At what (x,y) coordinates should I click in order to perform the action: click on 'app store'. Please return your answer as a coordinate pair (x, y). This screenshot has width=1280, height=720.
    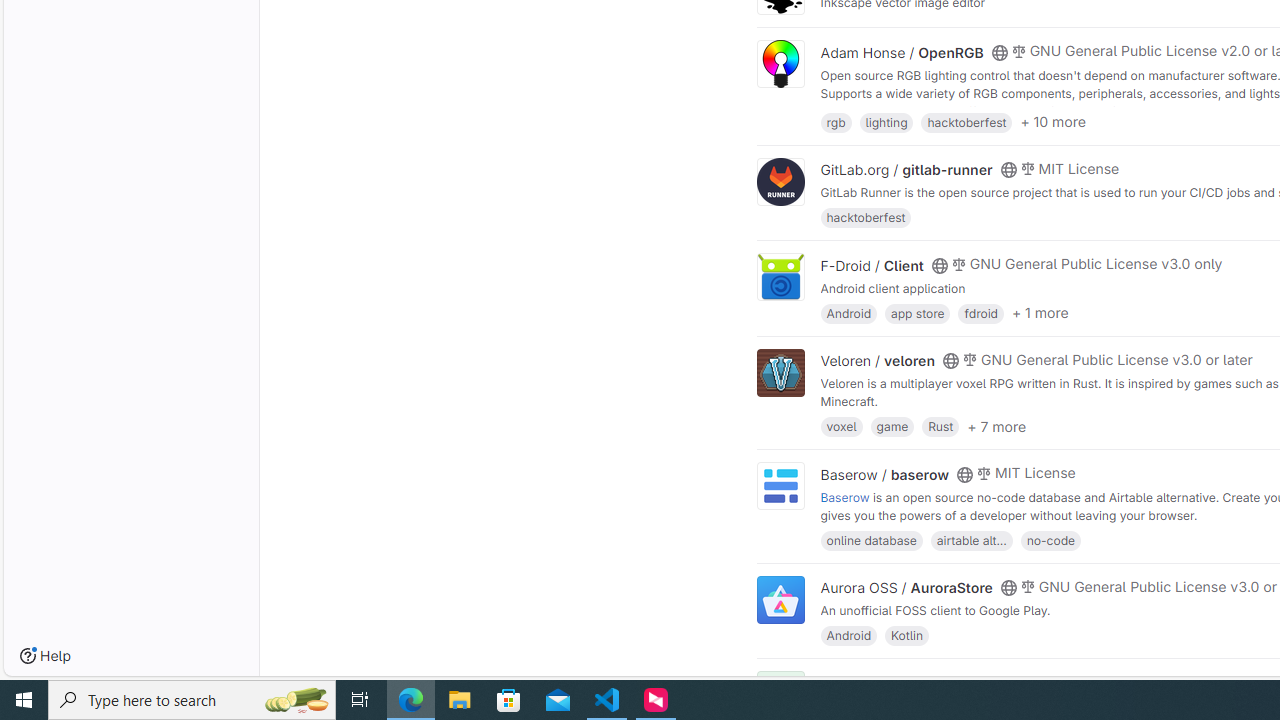
    Looking at the image, I should click on (916, 312).